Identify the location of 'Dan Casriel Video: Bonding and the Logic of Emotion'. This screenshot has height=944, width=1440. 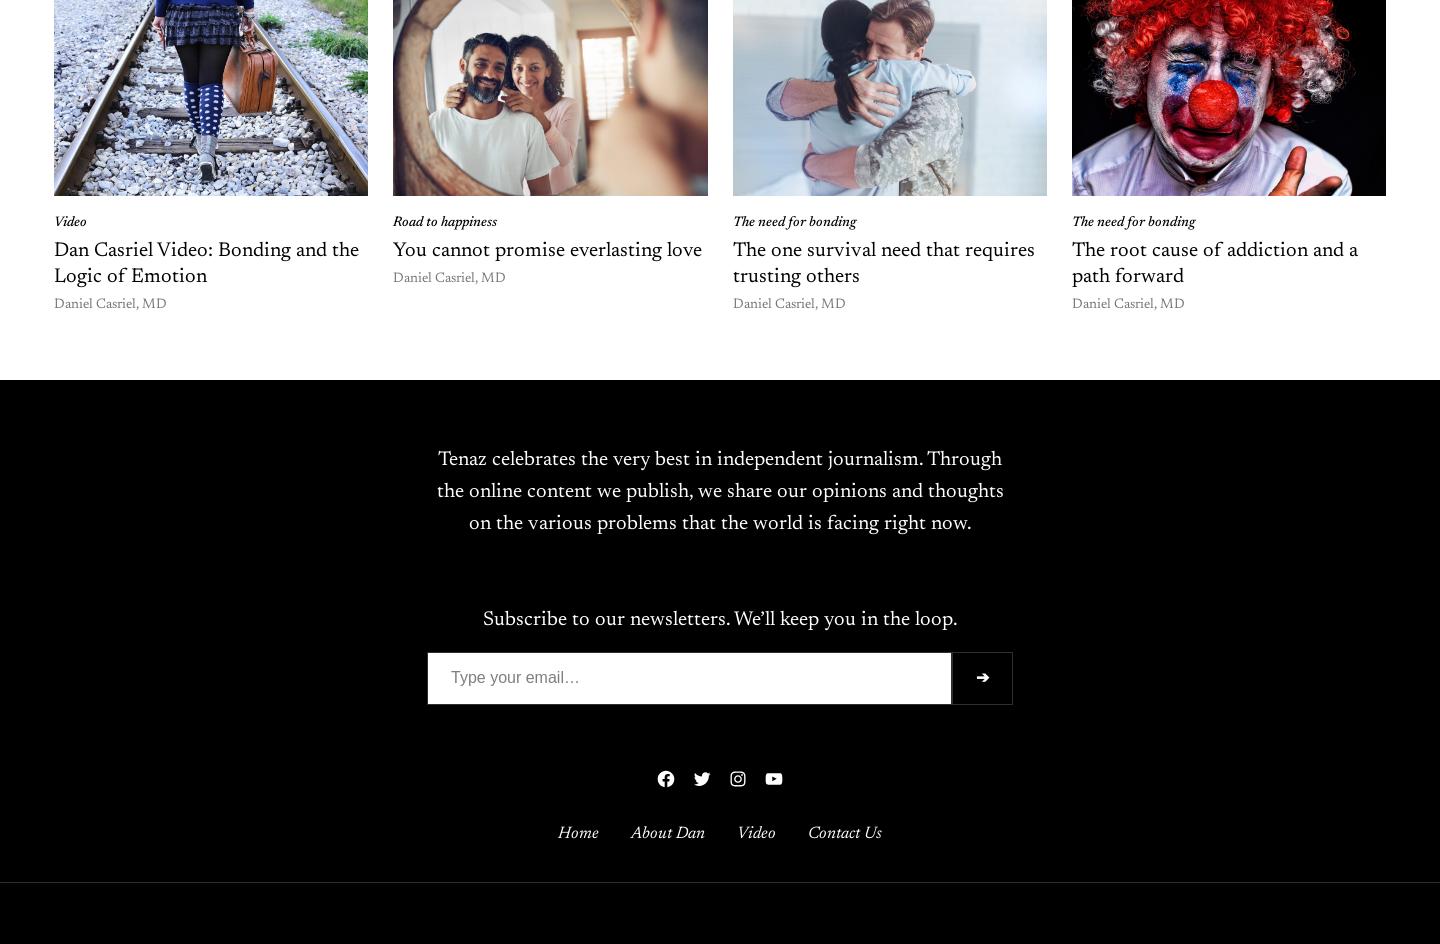
(206, 262).